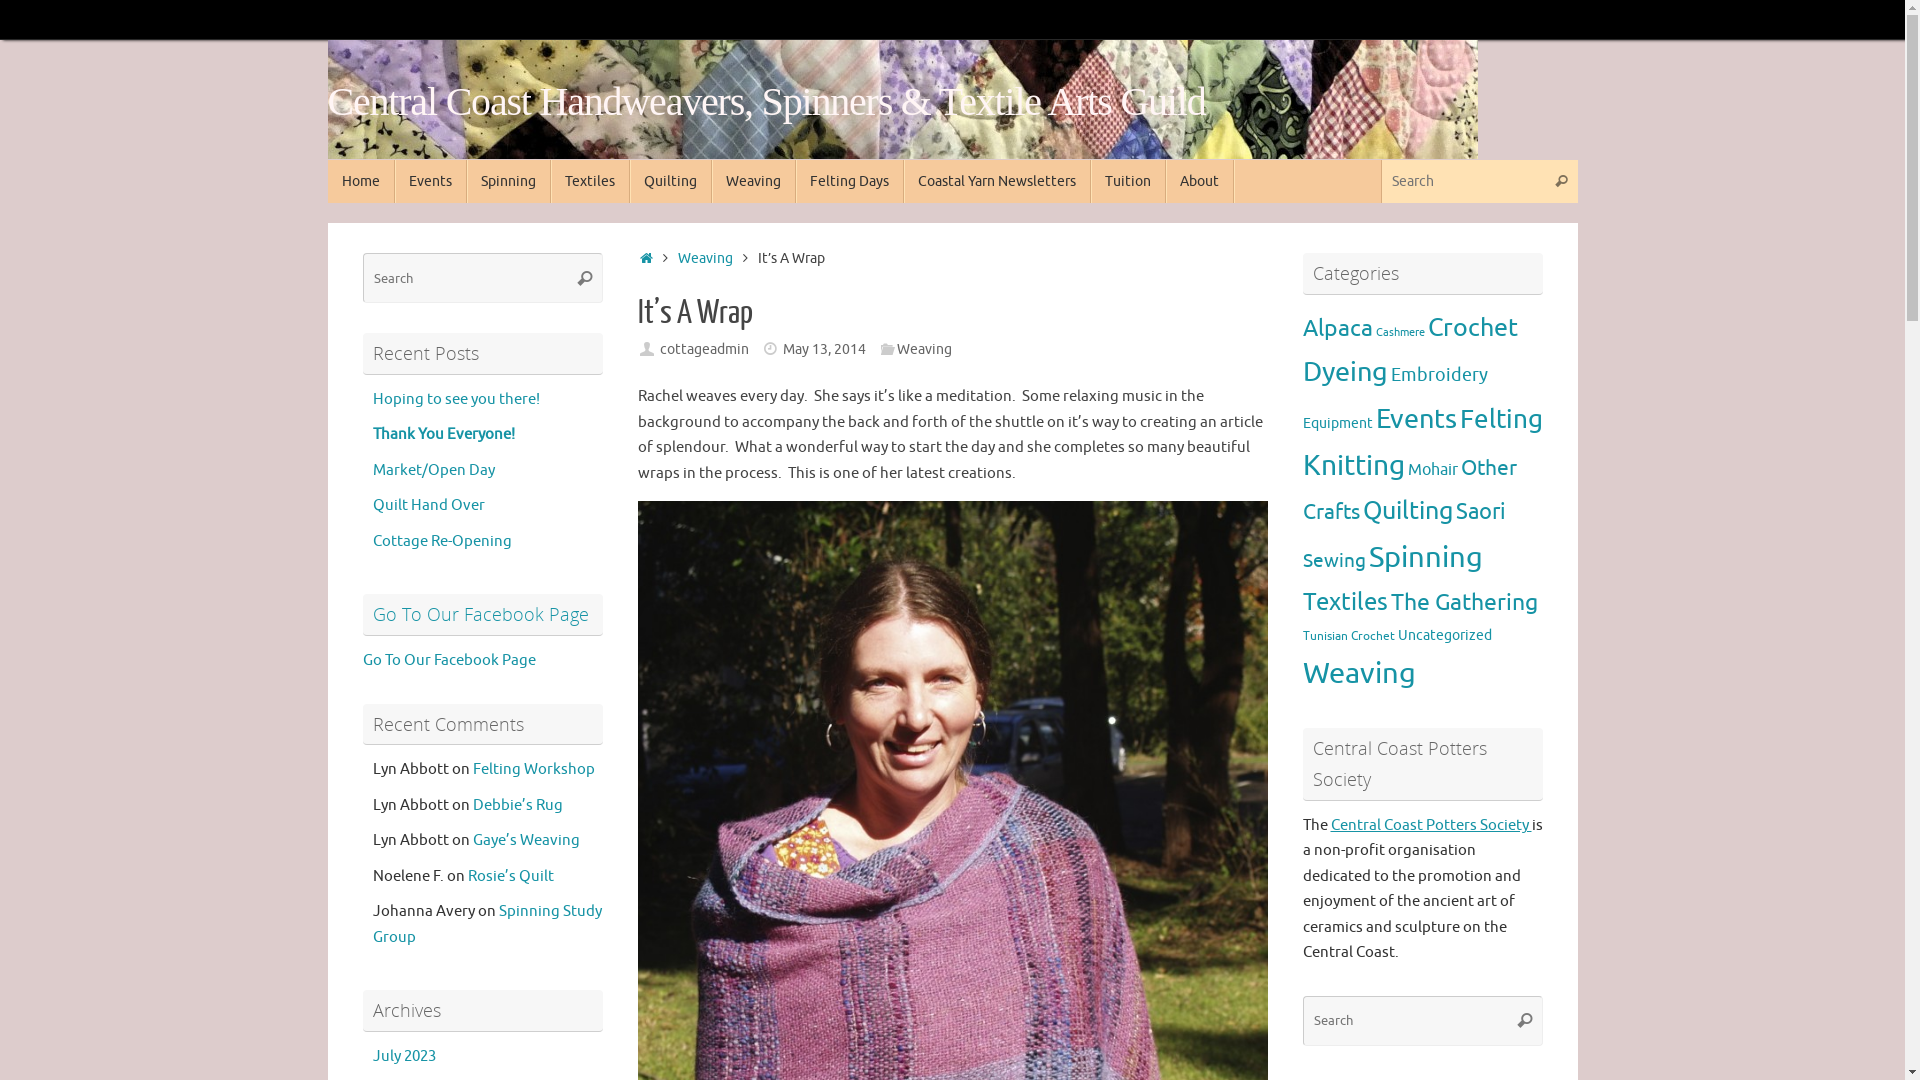  I want to click on 'Events', so click(429, 181).